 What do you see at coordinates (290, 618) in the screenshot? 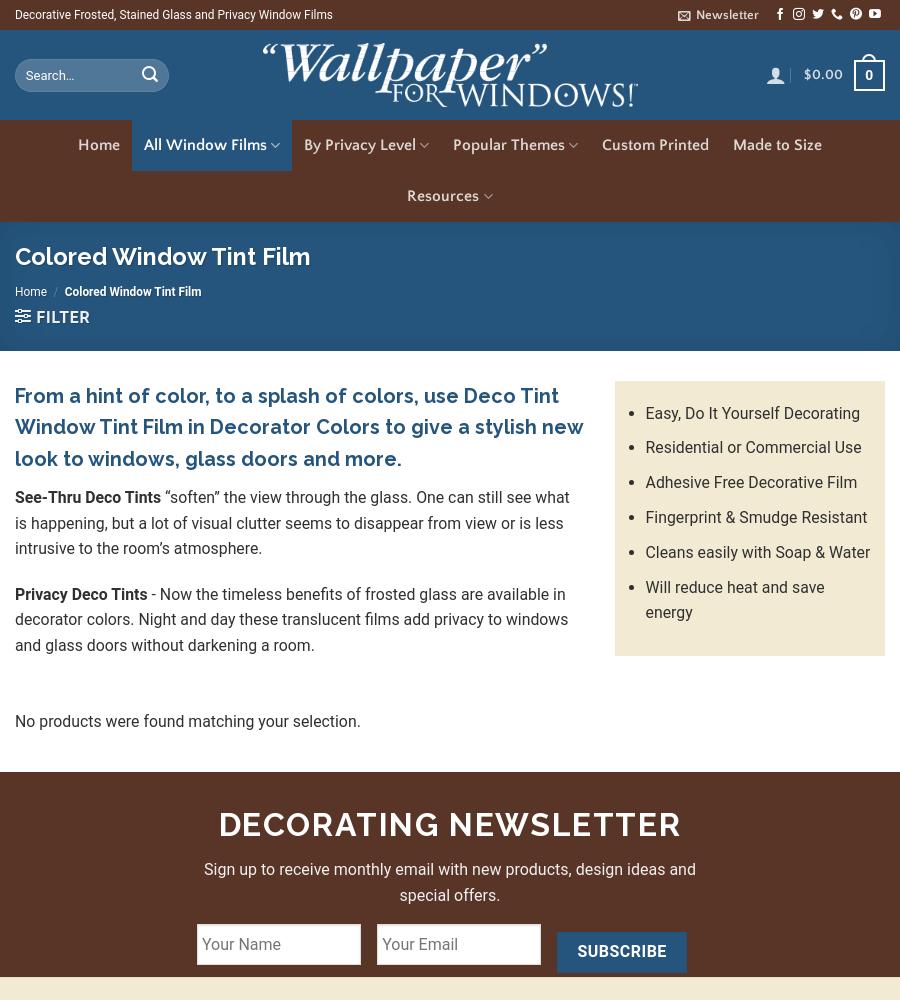
I see `'- Now the timeless benefits of frosted glass are available in decorator colors. Night and day these translucent films add privacy to windows and glass doors without darkening a room.'` at bounding box center [290, 618].